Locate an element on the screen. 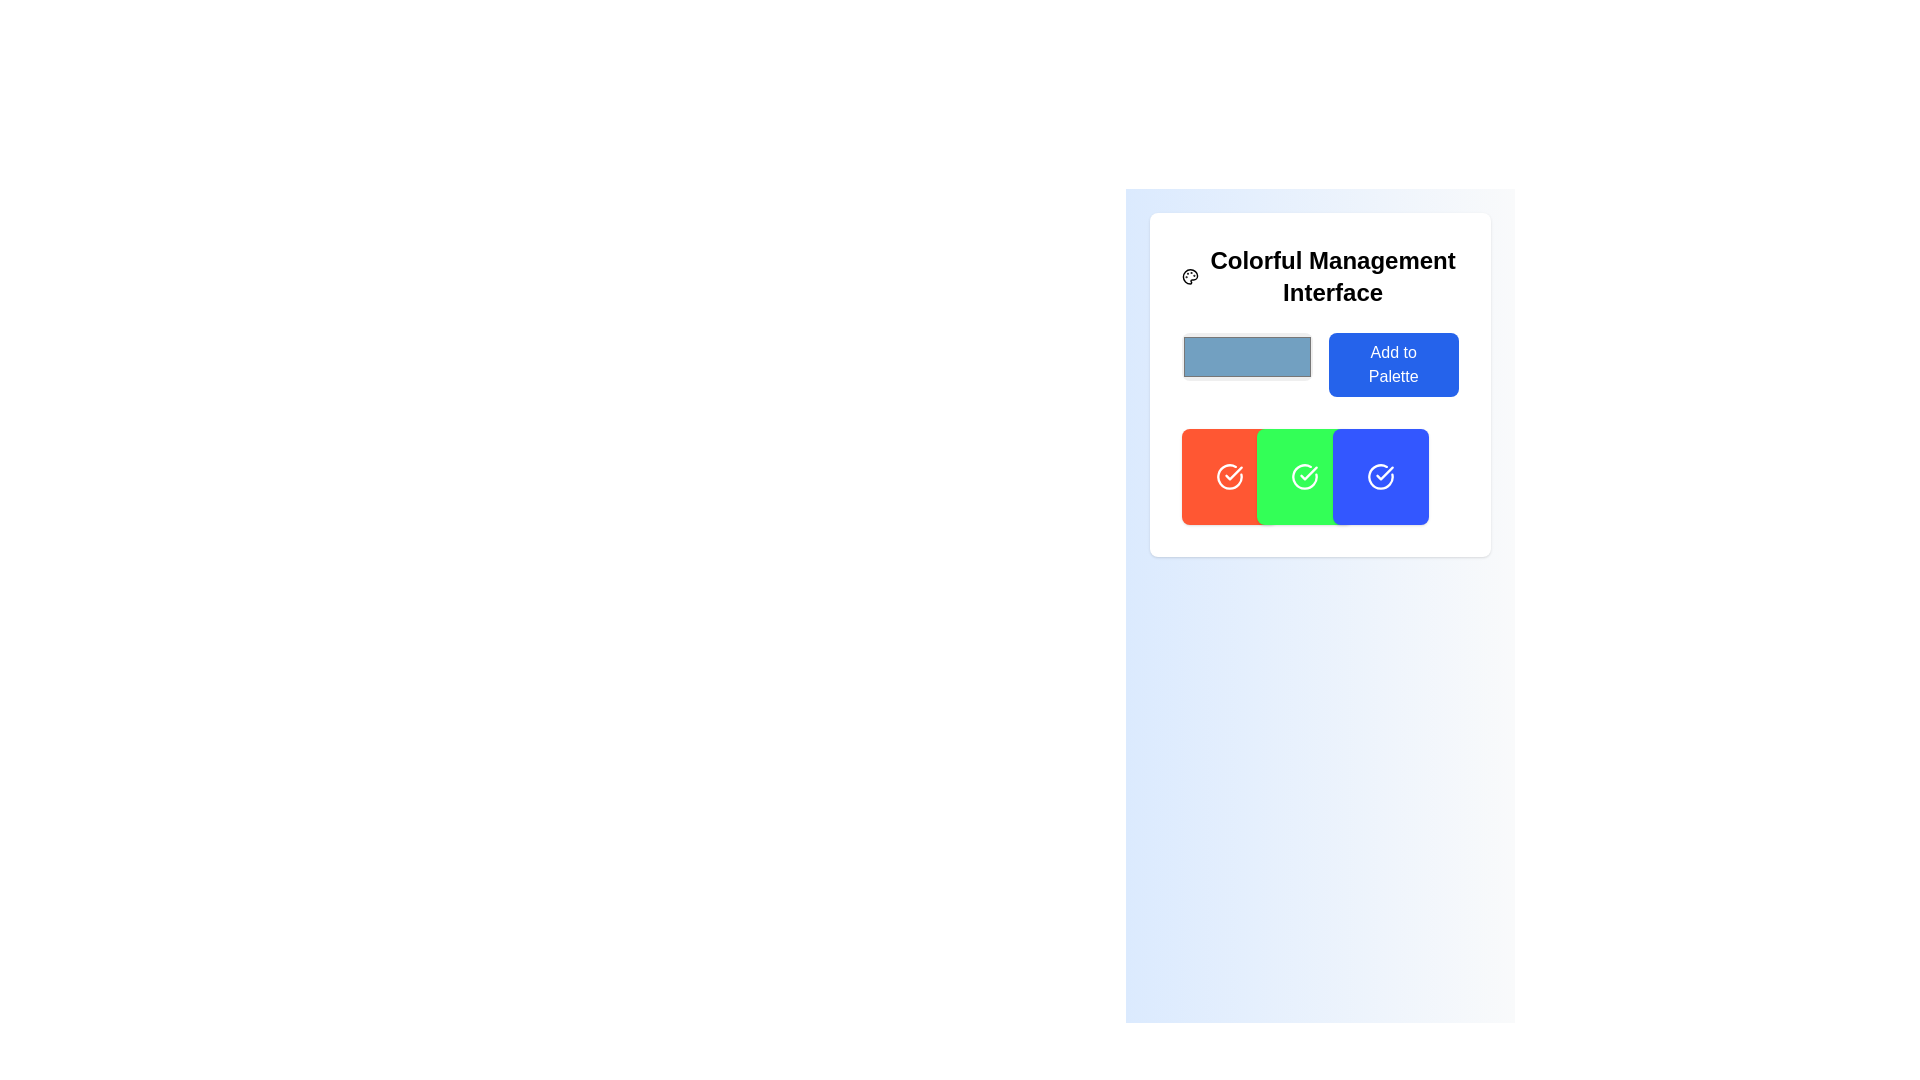  the color tiles within the color management interface for reorganization is located at coordinates (1320, 385).